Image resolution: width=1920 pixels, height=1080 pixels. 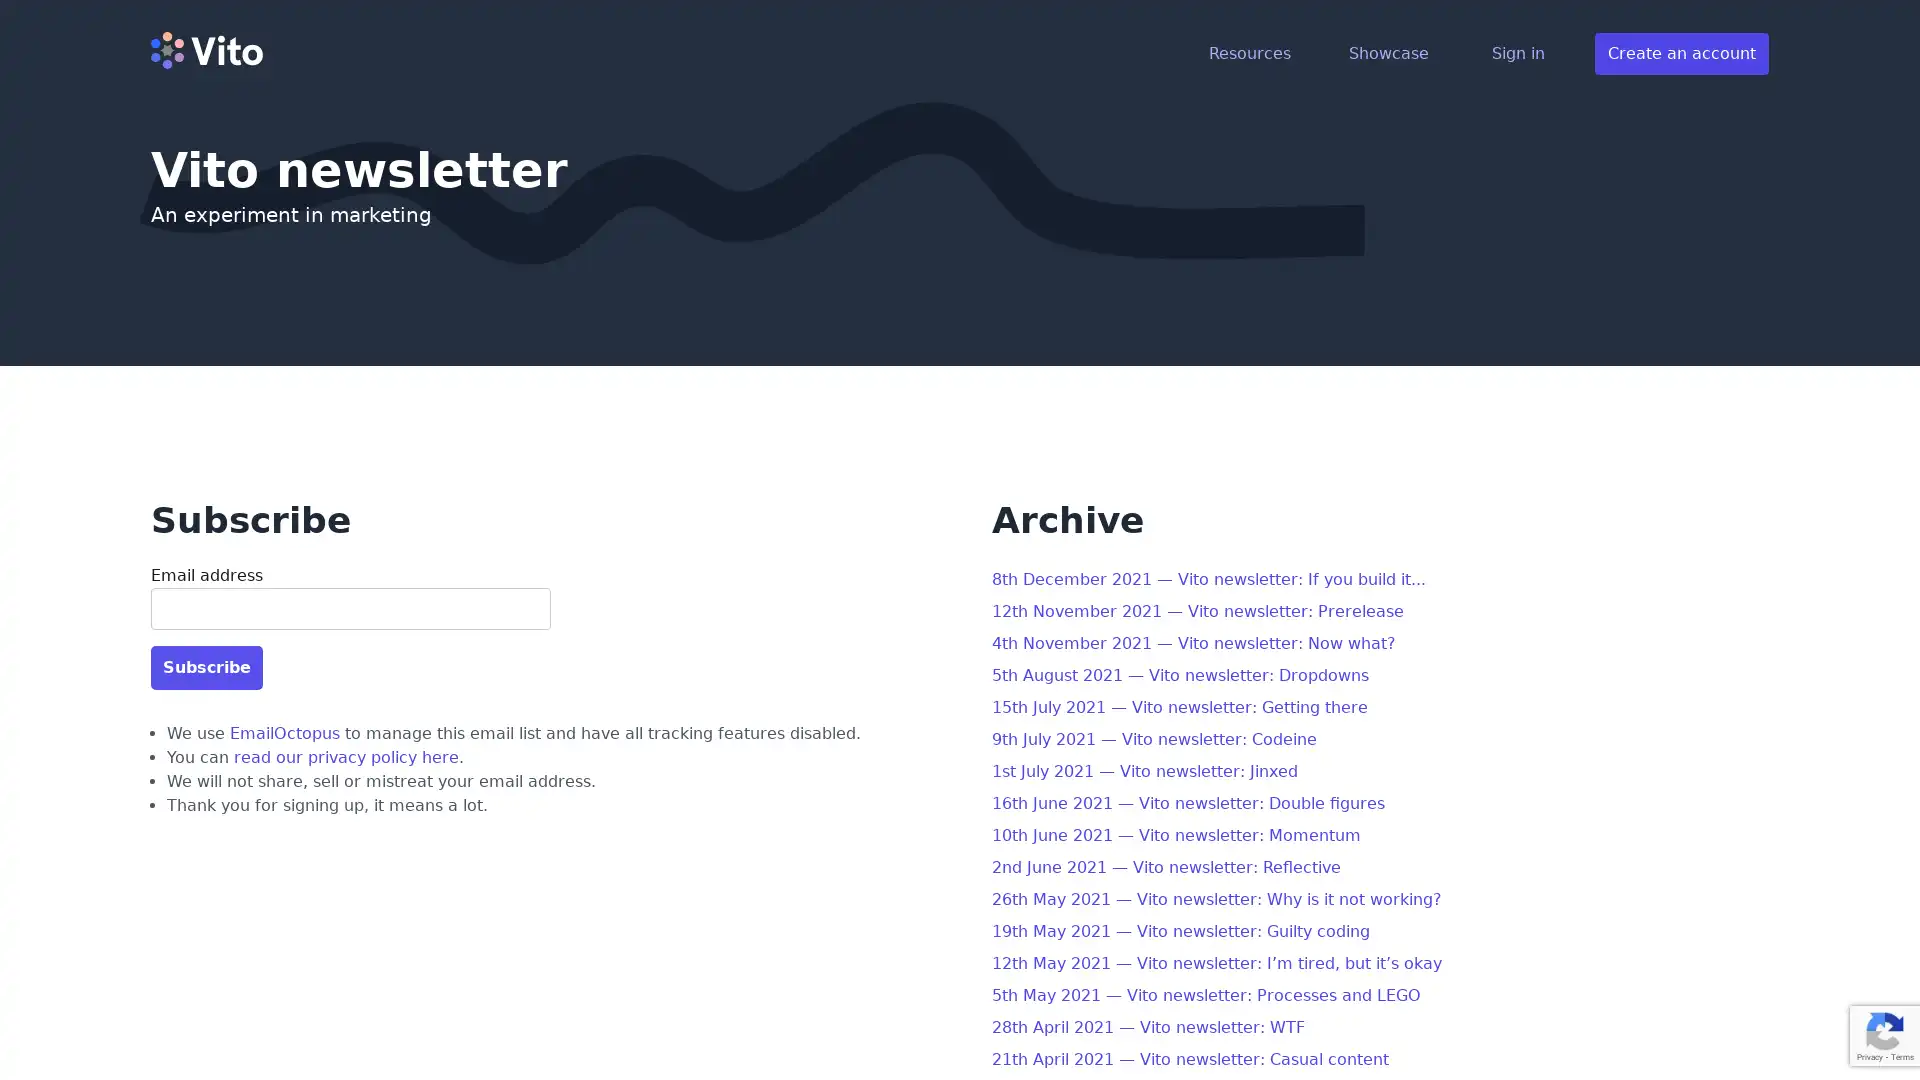 I want to click on Subscribe, so click(x=206, y=667).